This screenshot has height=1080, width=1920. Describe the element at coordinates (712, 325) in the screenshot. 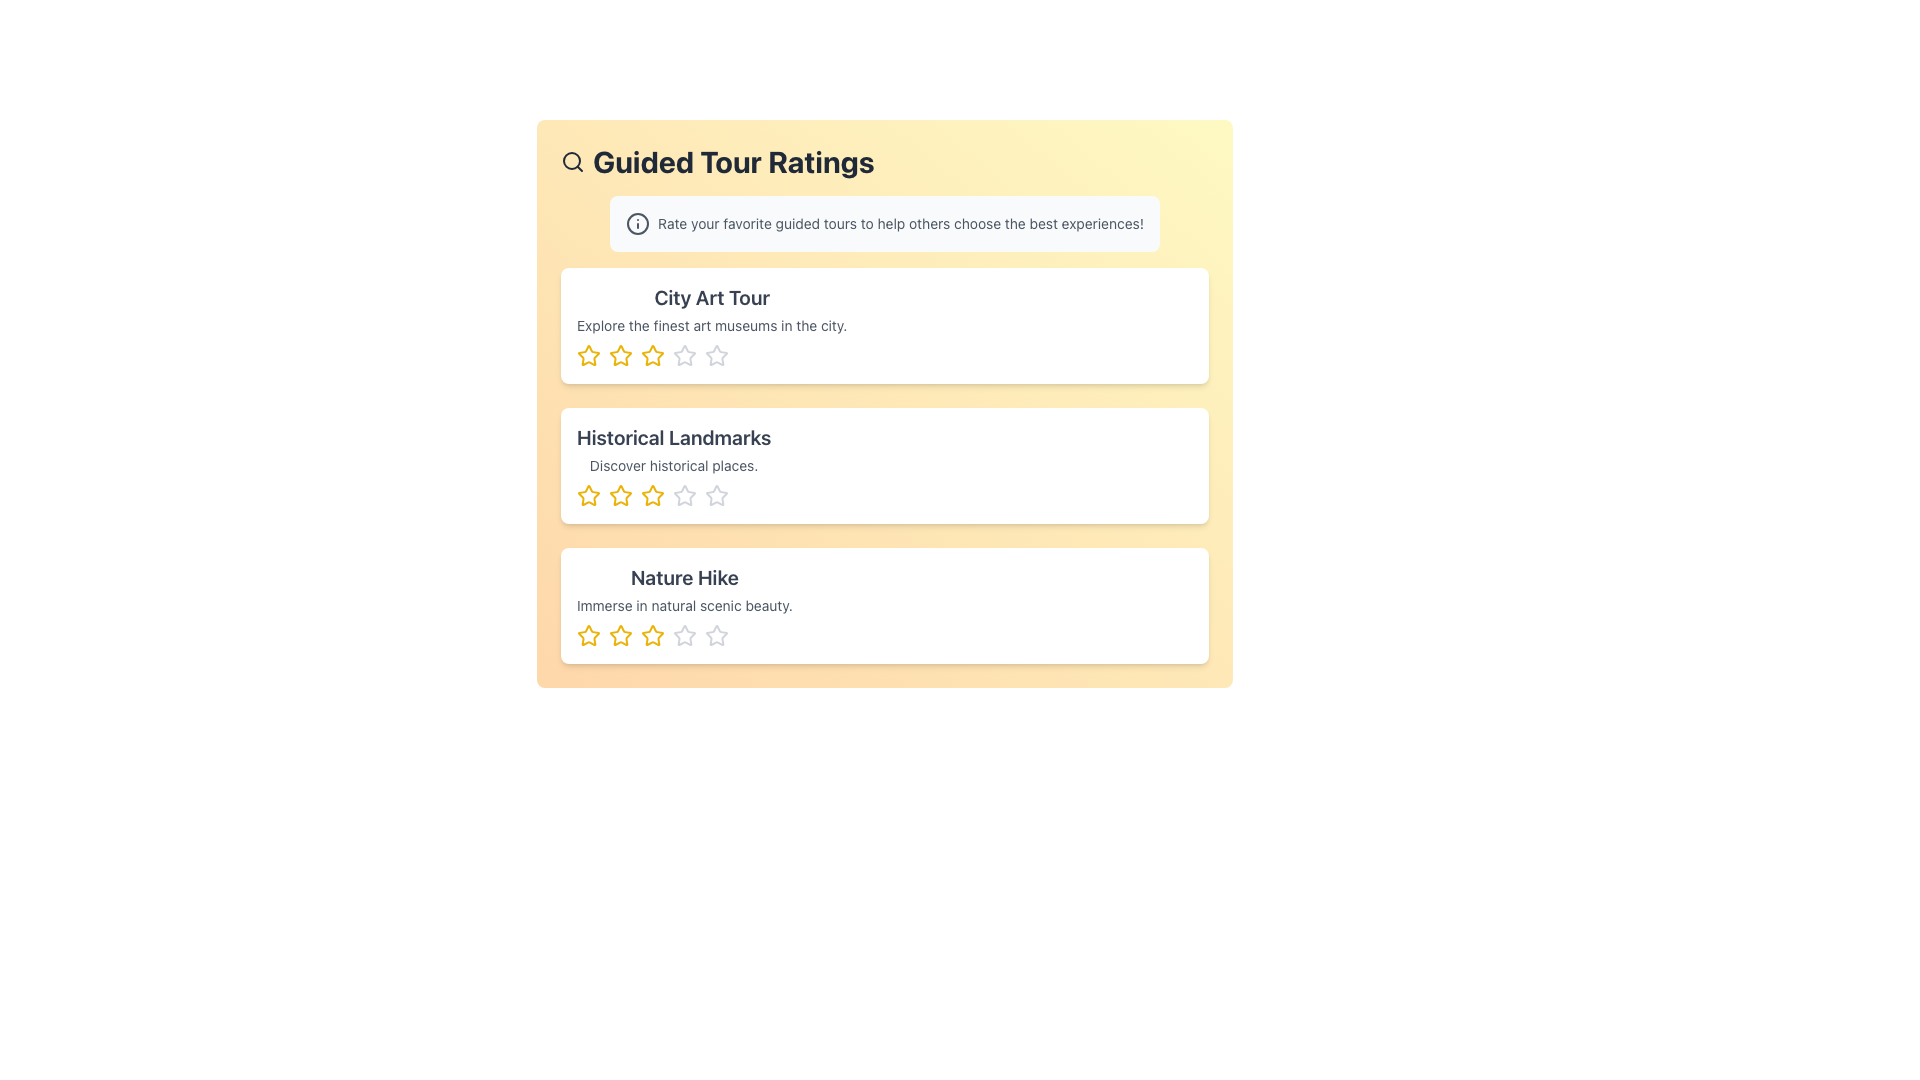

I see `title 'City Art Tour' from the Composite element located in the first item of the list under 'Guided Tour Ratings'` at that location.